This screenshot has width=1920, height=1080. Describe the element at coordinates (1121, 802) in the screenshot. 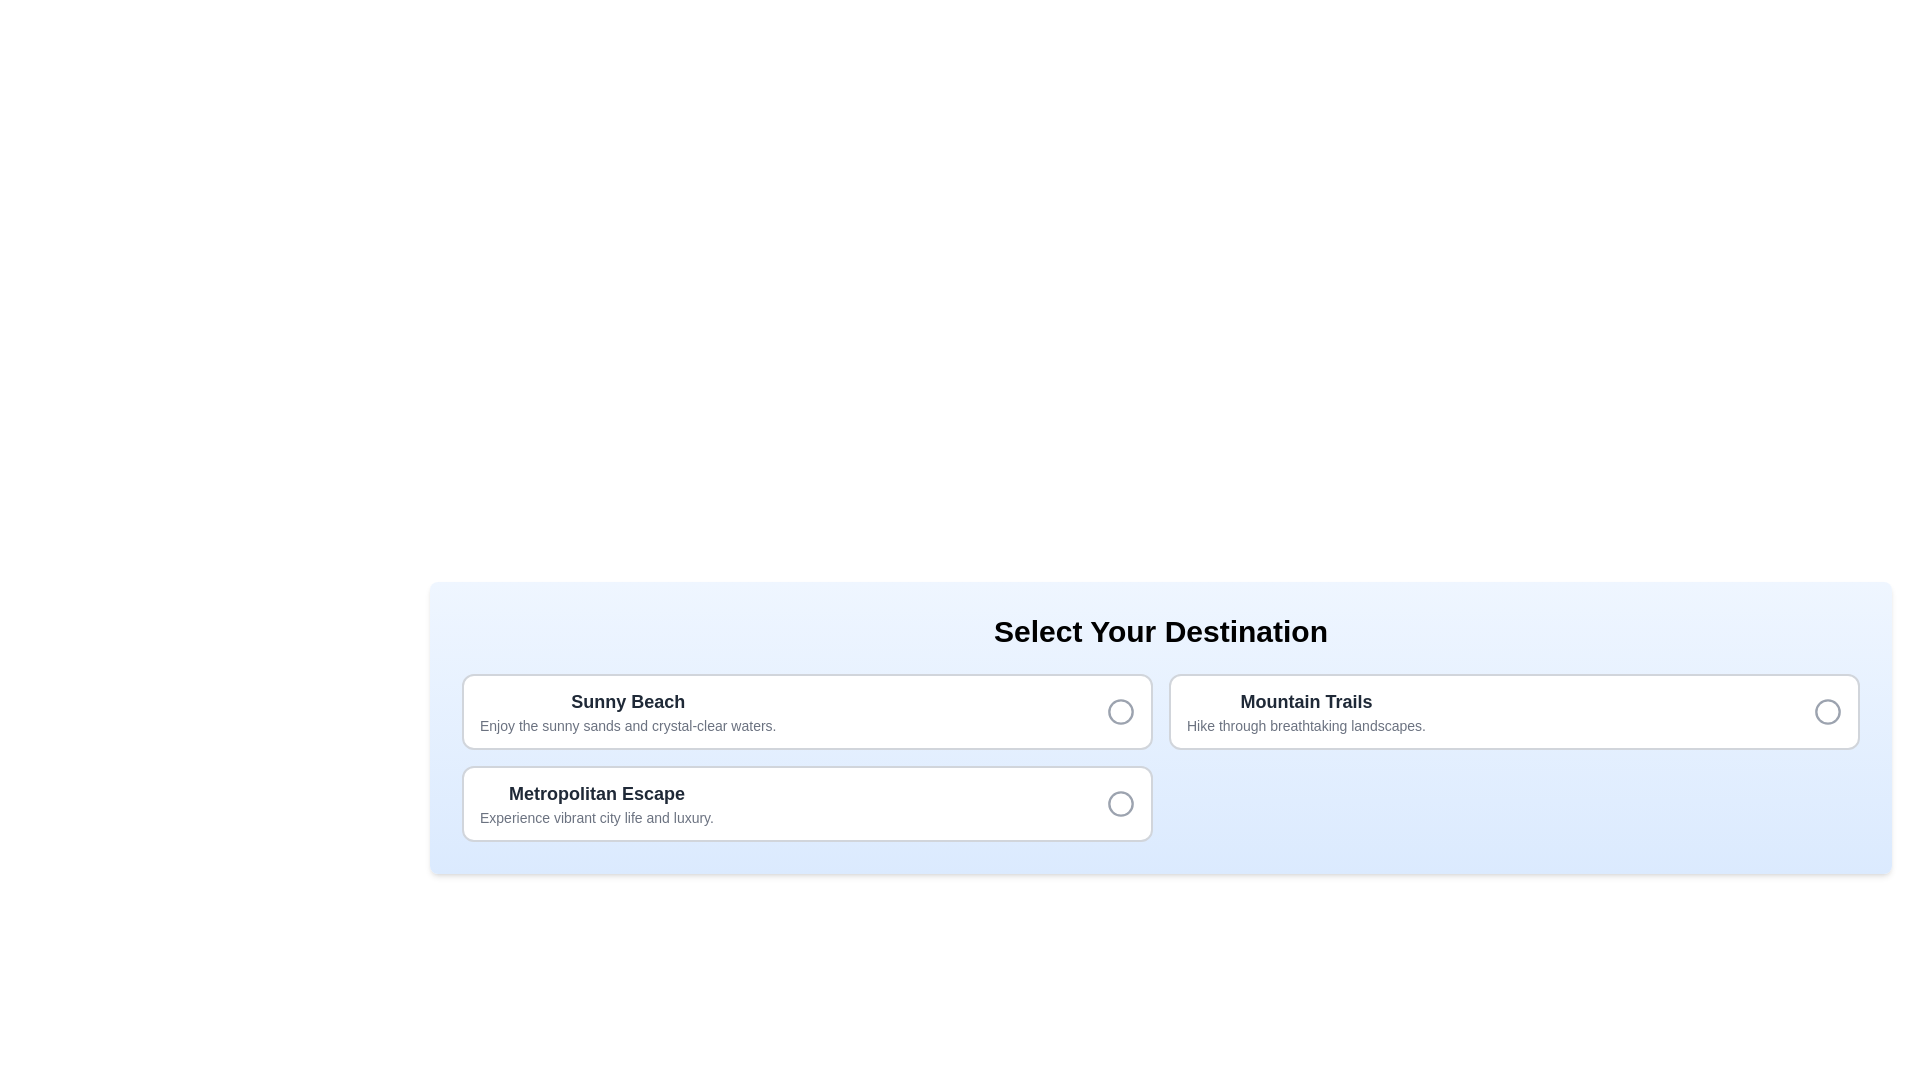

I see `the small circular radio button located to the right of the 'Metropolitan Escape' destination option` at that location.